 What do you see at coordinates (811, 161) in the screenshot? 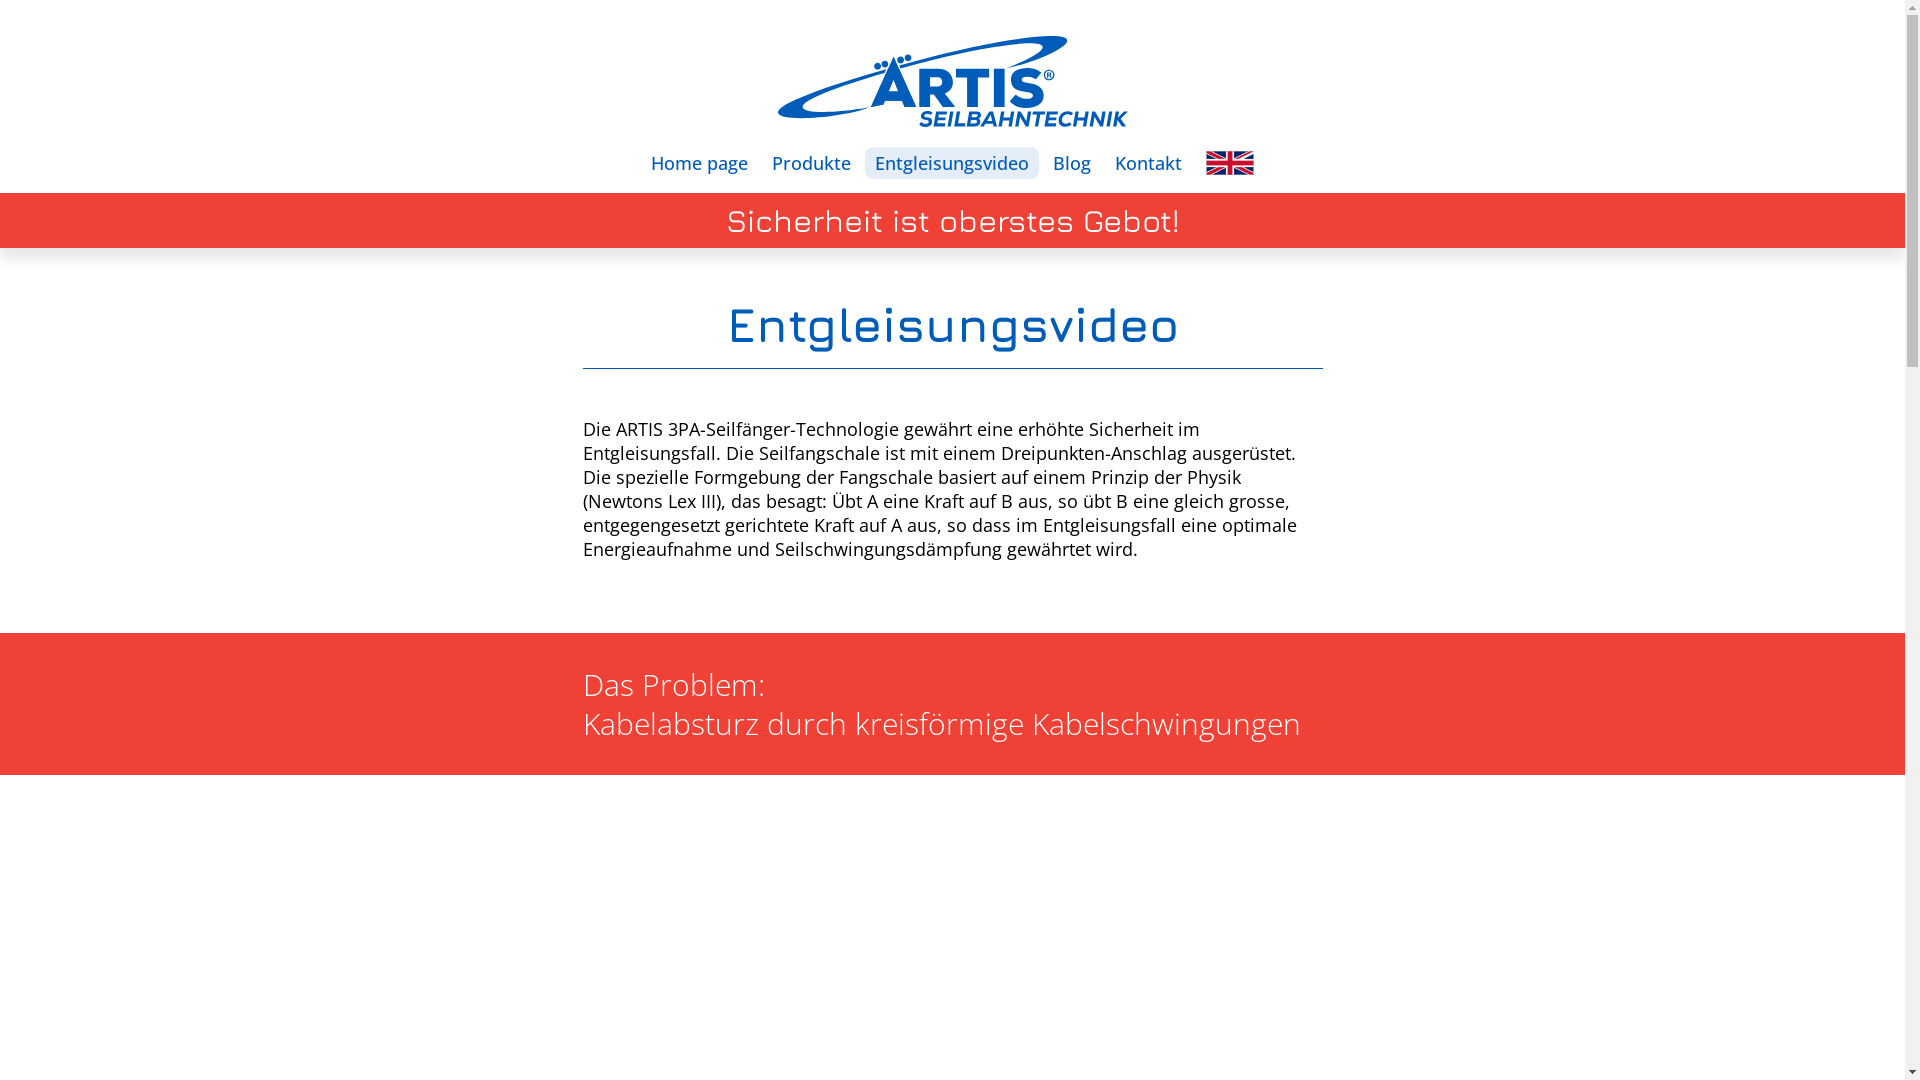
I see `'Produkte'` at bounding box center [811, 161].